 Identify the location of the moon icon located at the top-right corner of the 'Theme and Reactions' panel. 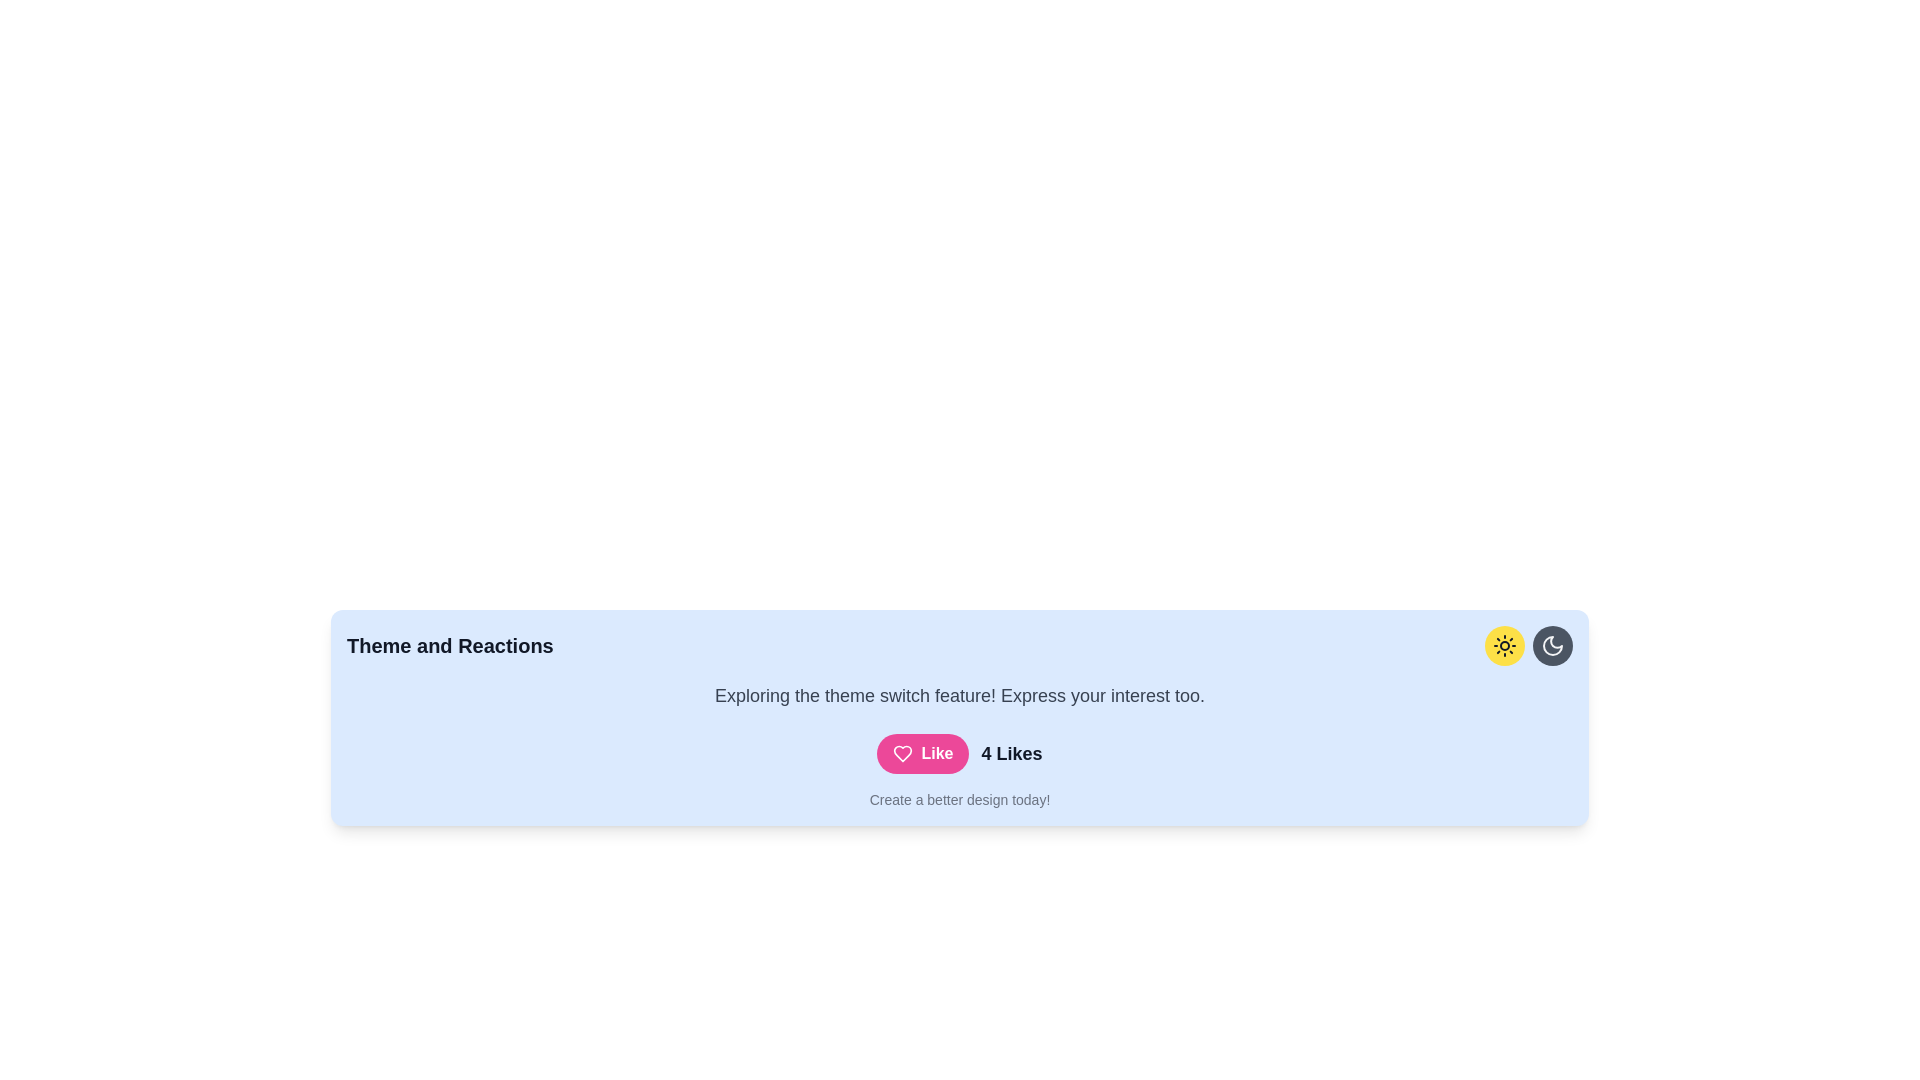
(1552, 645).